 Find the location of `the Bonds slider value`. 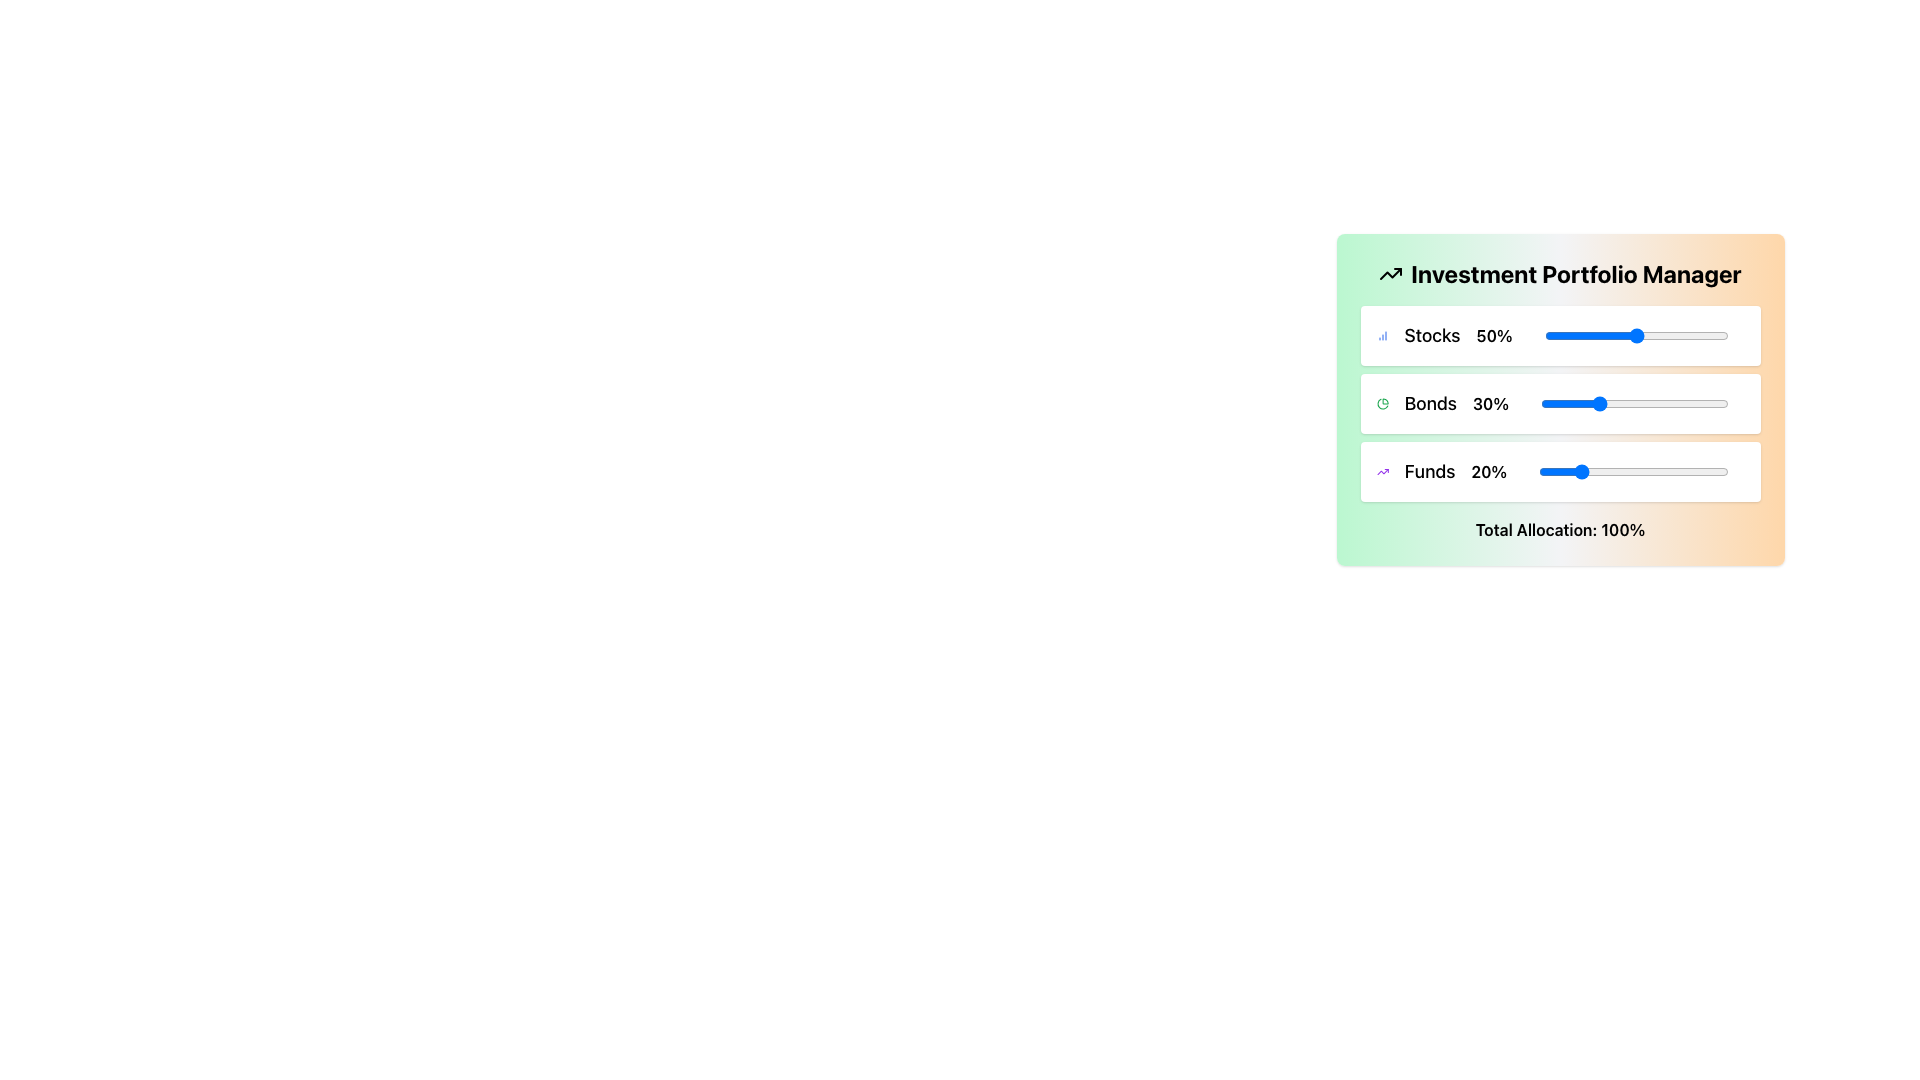

the Bonds slider value is located at coordinates (1664, 404).